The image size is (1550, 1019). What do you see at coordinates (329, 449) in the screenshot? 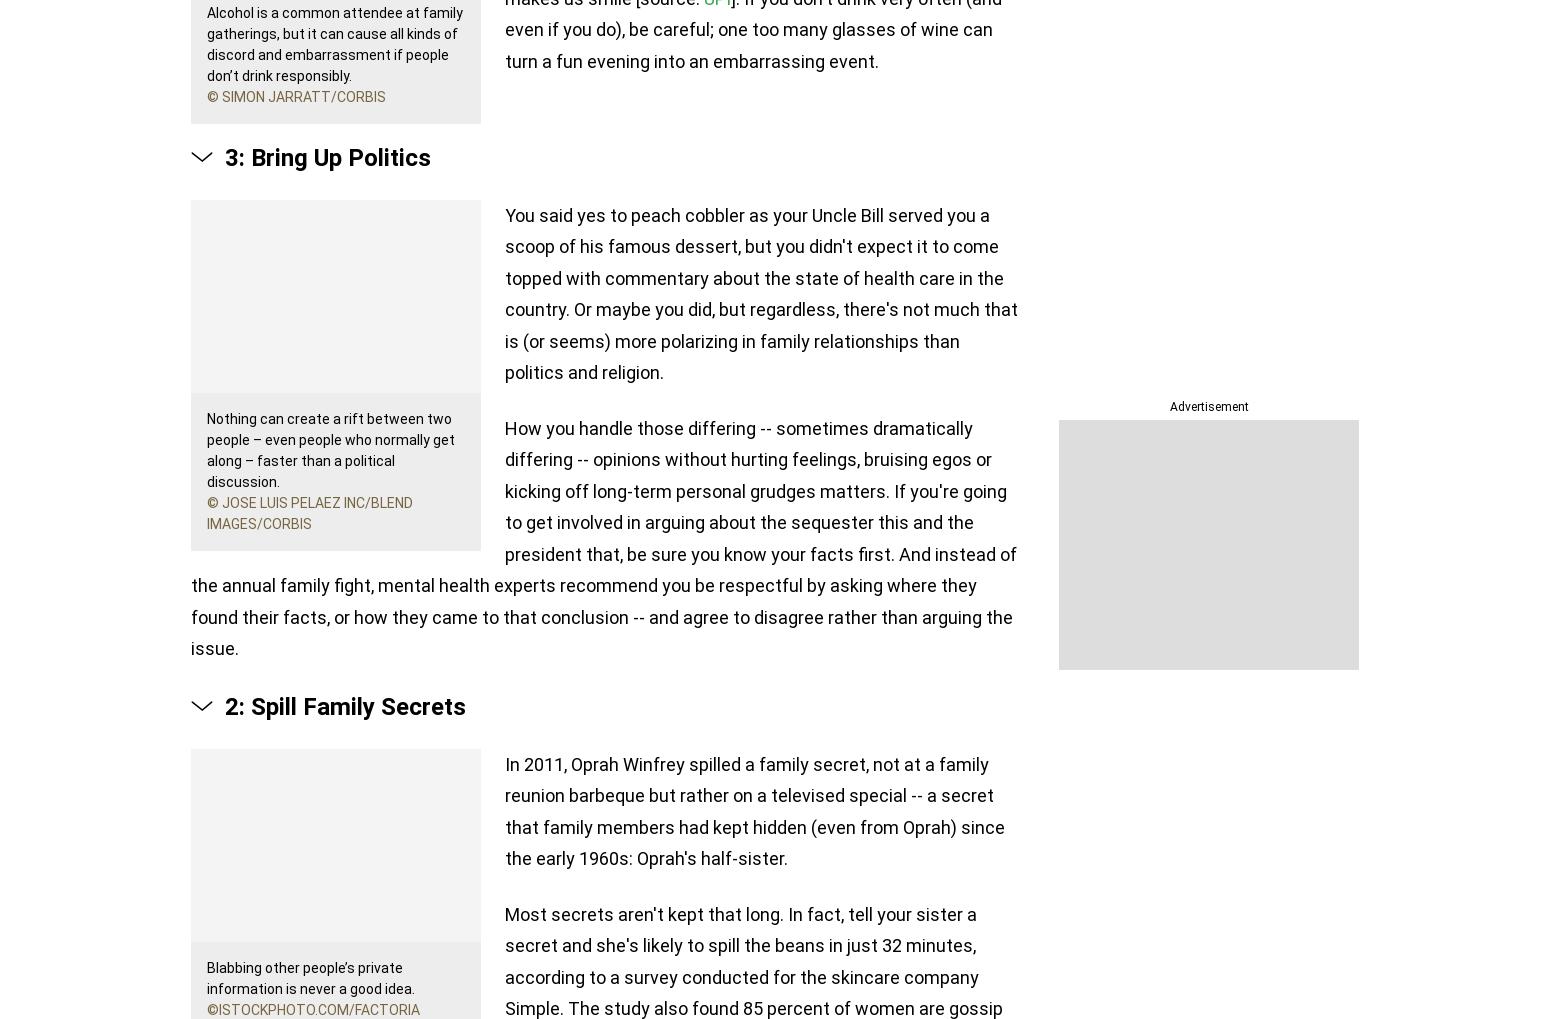
I see `'Nothing can create a rift between two people – even people who normally get along – faster than a political discussion.'` at bounding box center [329, 449].